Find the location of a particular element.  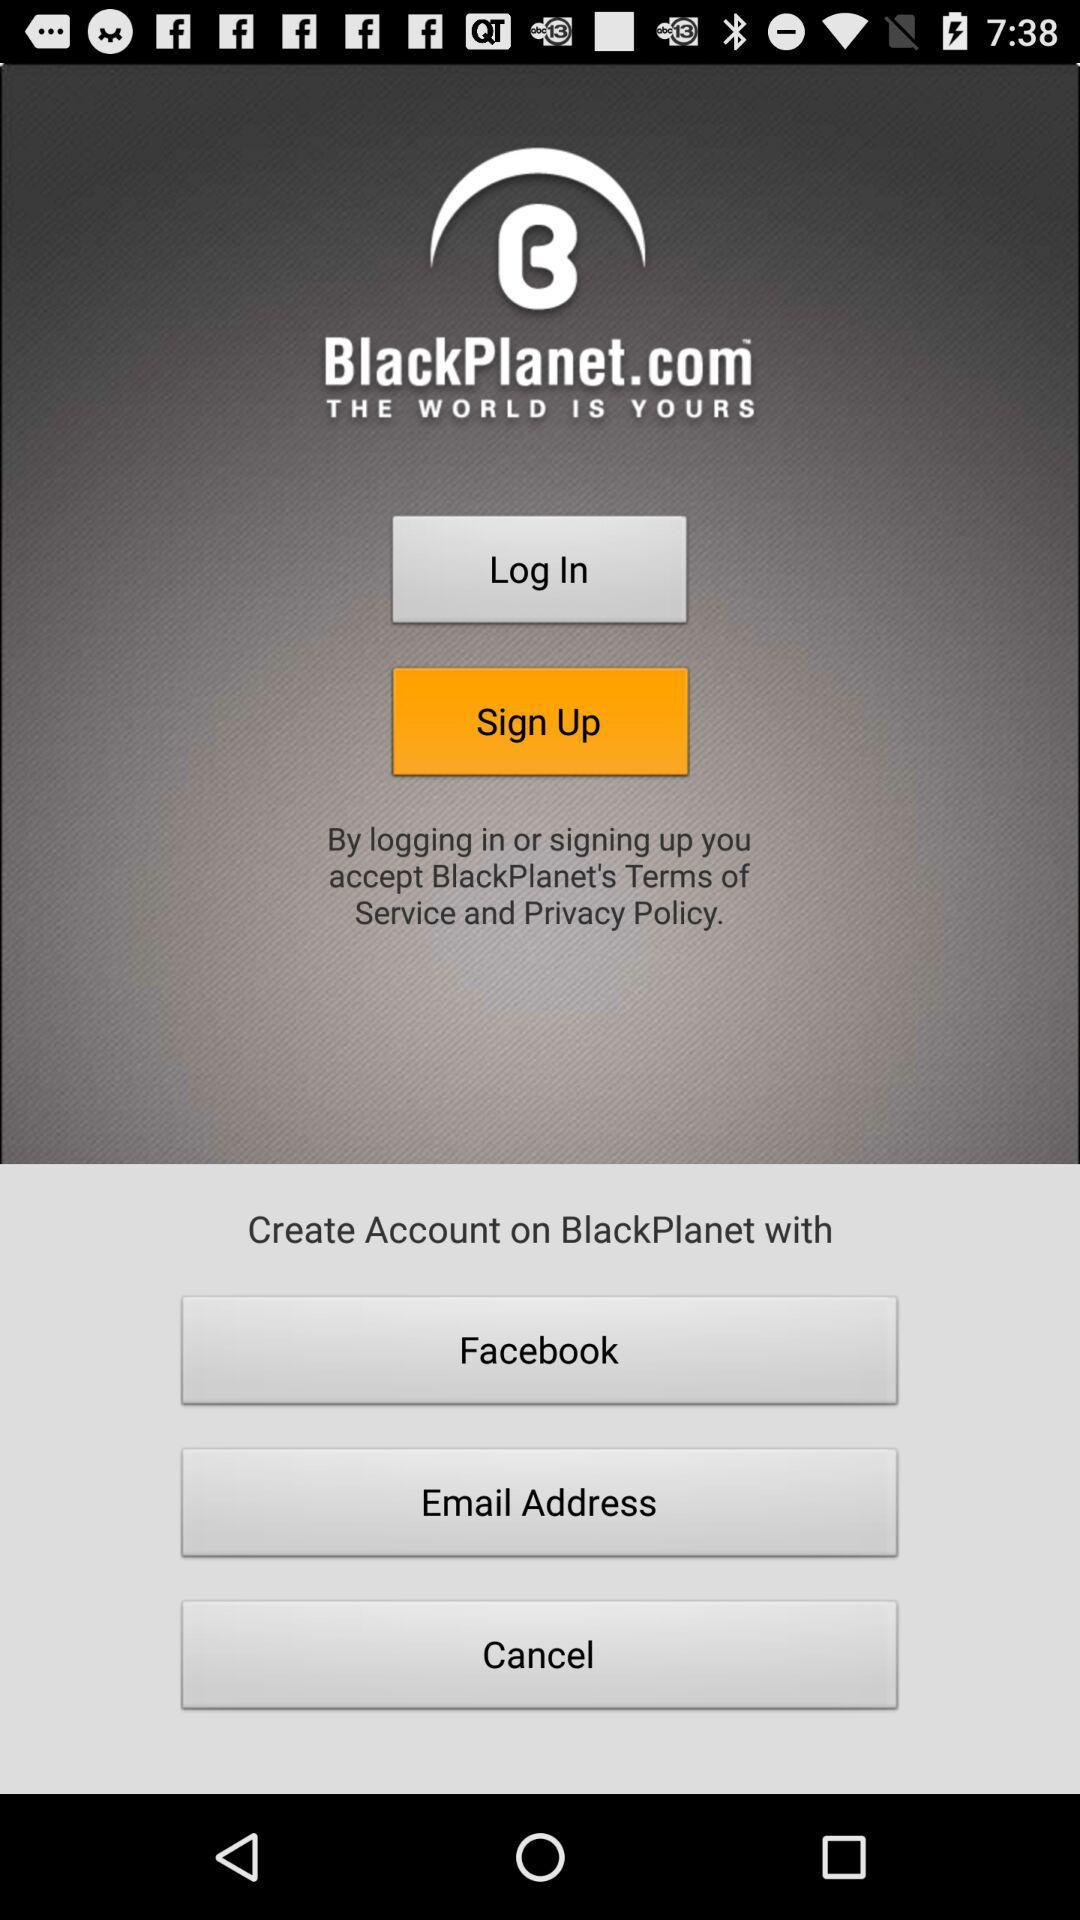

button above sign up item is located at coordinates (540, 574).